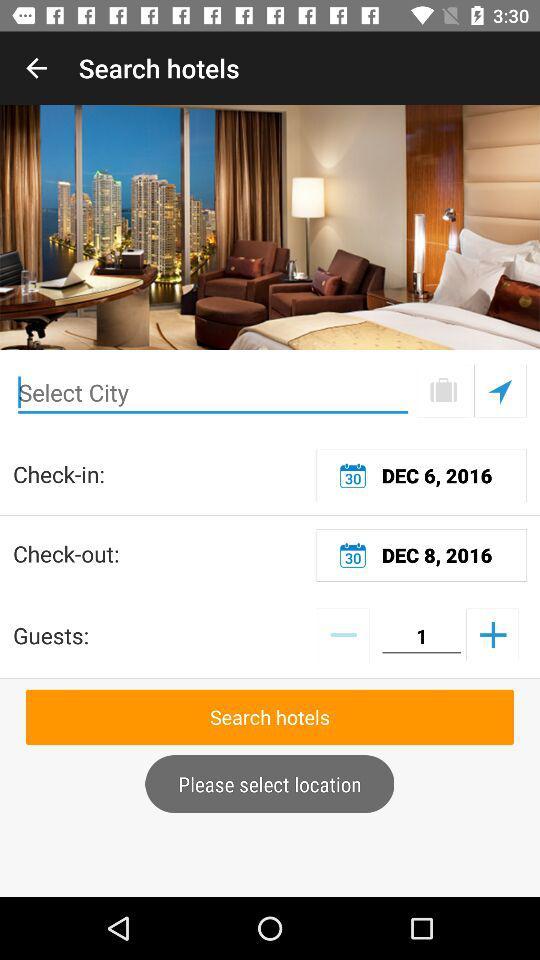 This screenshot has width=540, height=960. Describe the element at coordinates (499, 390) in the screenshot. I see `make selection` at that location.